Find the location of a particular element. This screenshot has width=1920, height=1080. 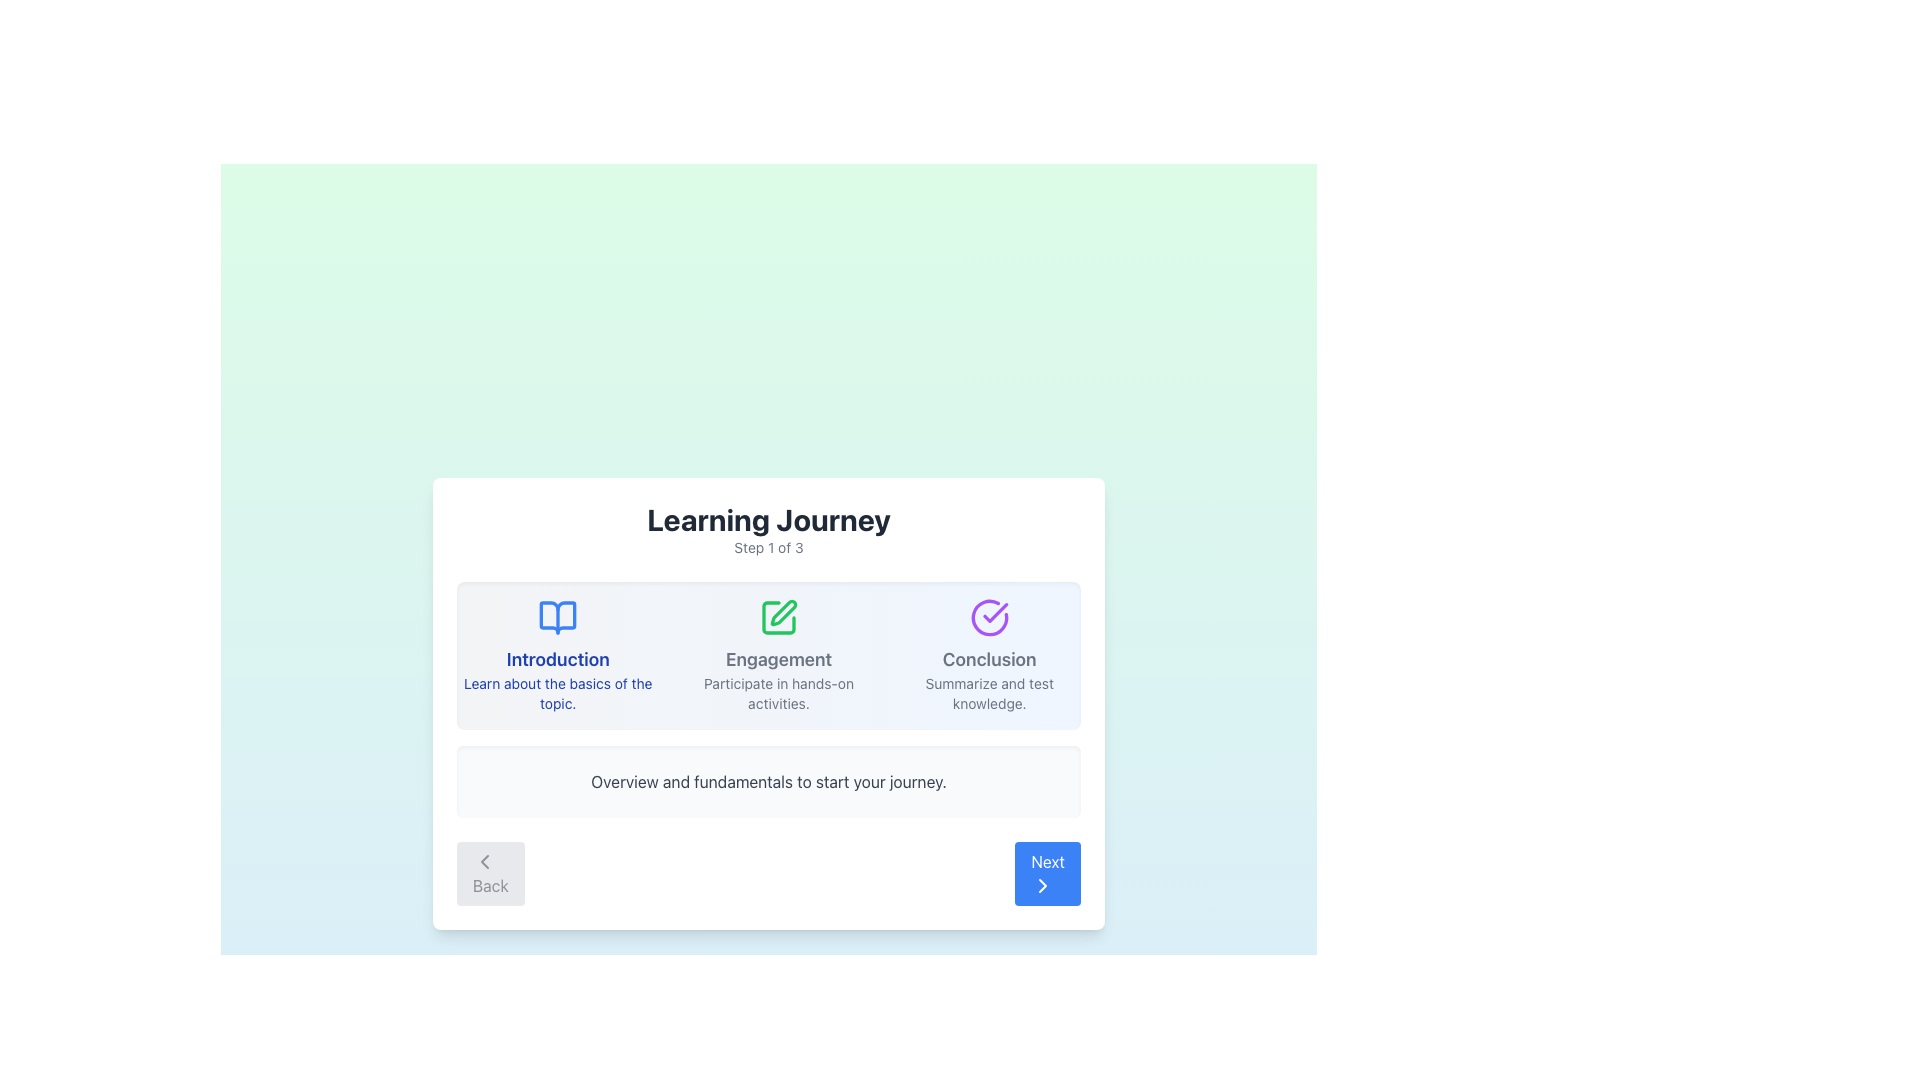

the 'Engagement' icon located in the center of the navigation bar, positioned between 'Introduction' and 'Conclusion' is located at coordinates (777, 616).